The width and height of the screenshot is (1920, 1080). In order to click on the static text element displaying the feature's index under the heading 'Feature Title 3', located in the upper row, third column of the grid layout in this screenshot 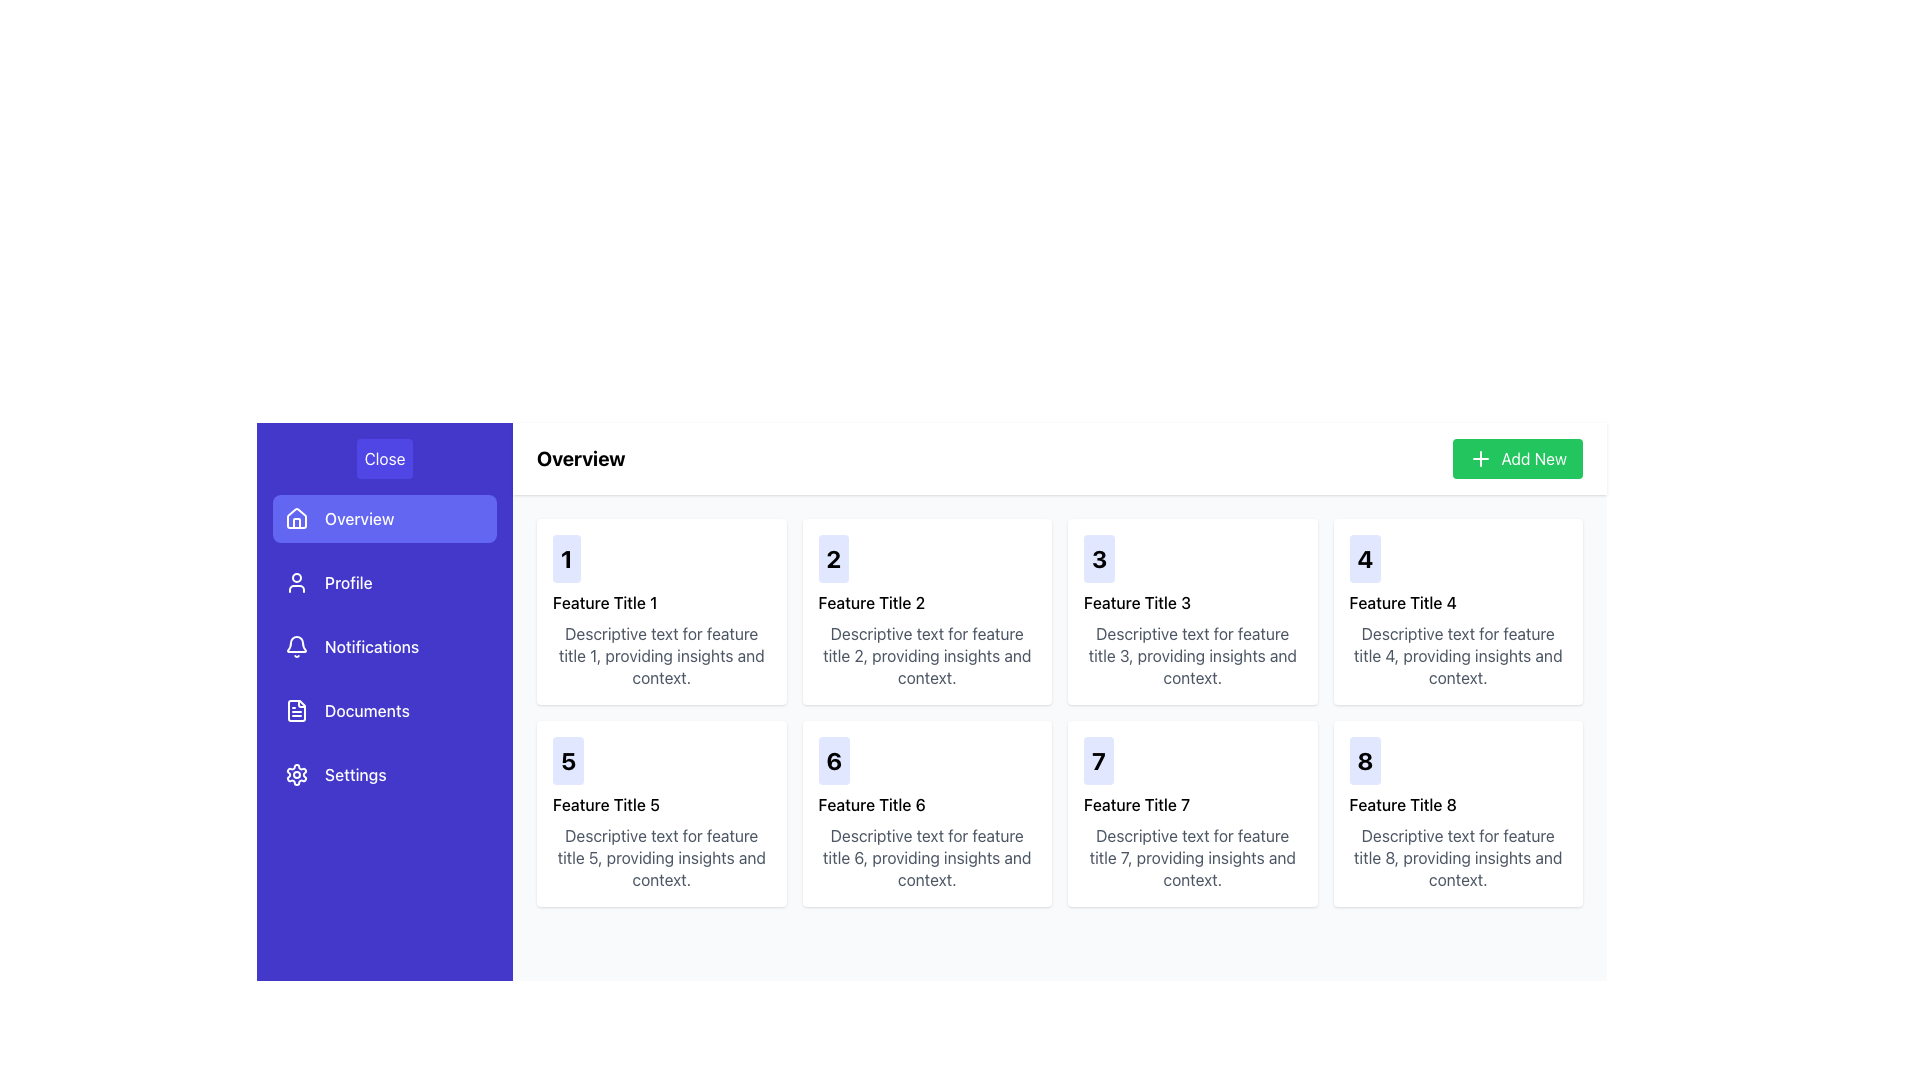, I will do `click(1098, 559)`.